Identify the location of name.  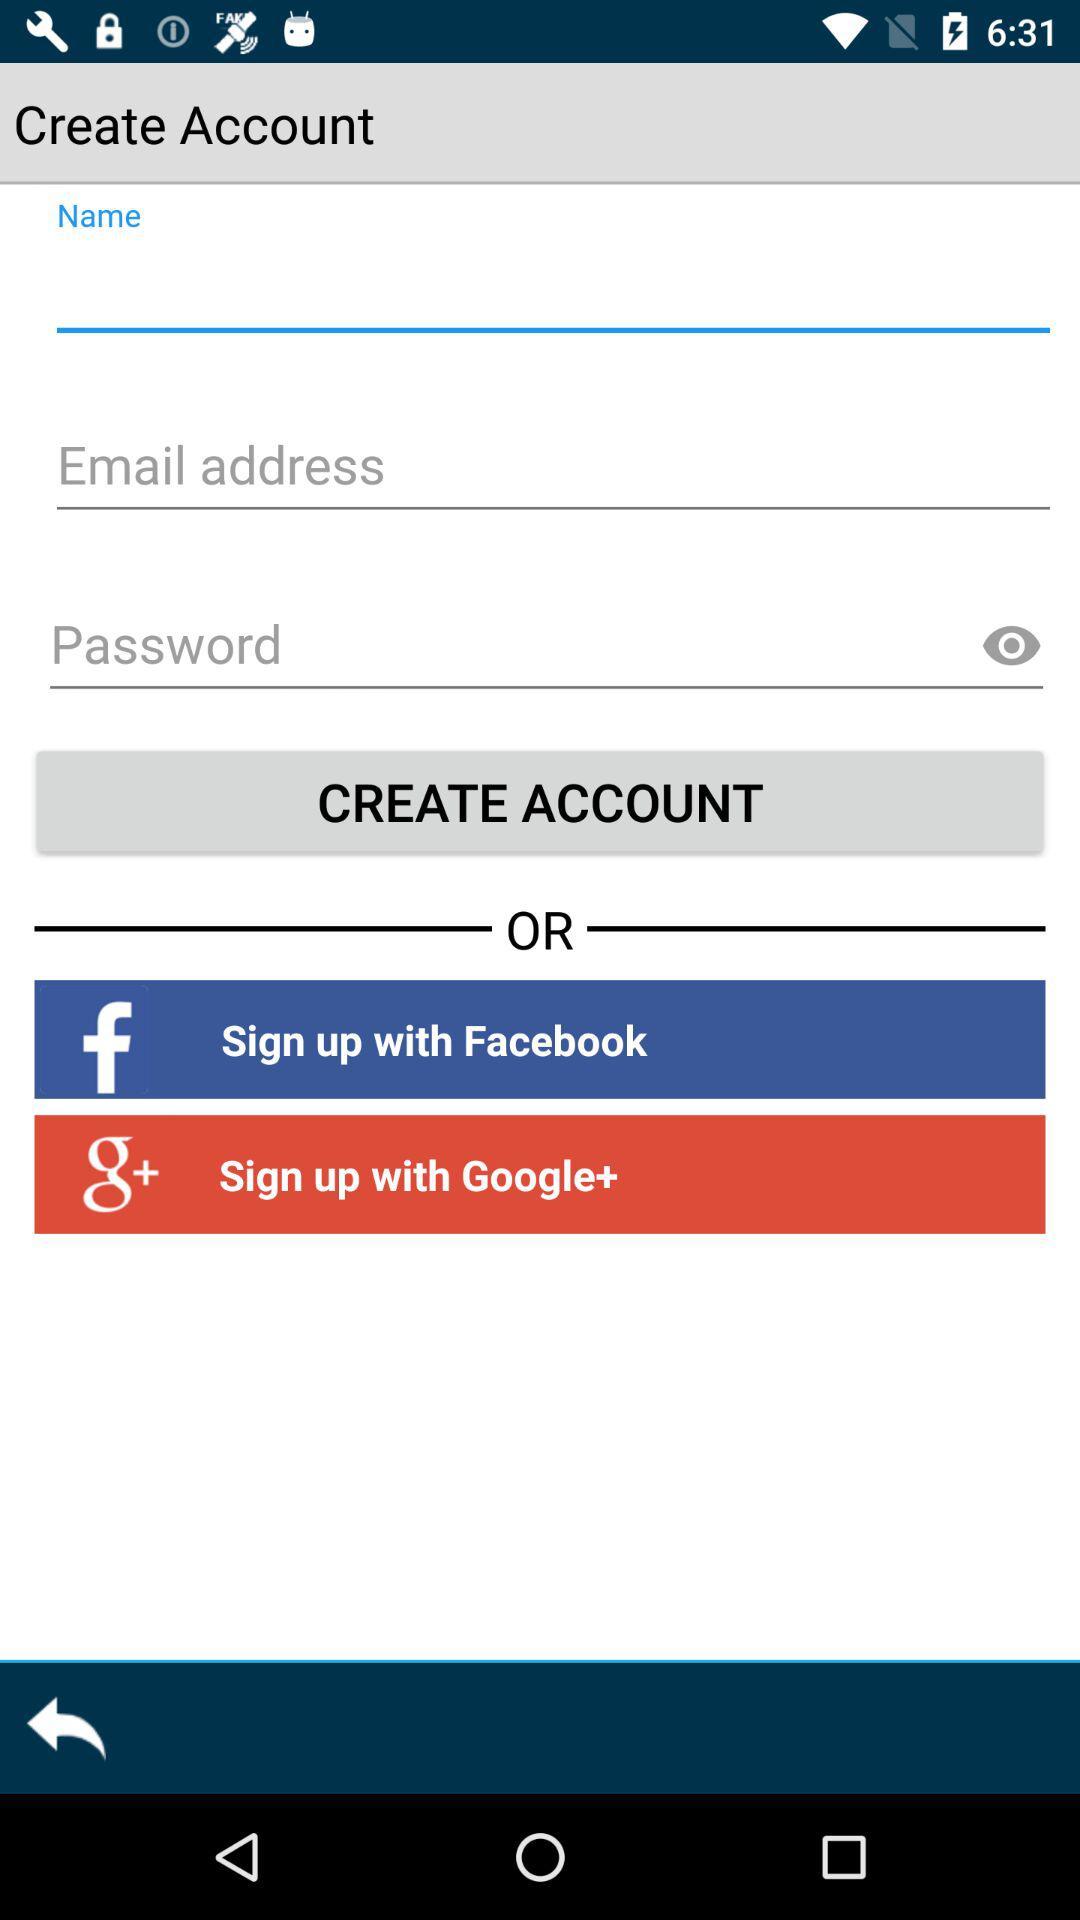
(550, 287).